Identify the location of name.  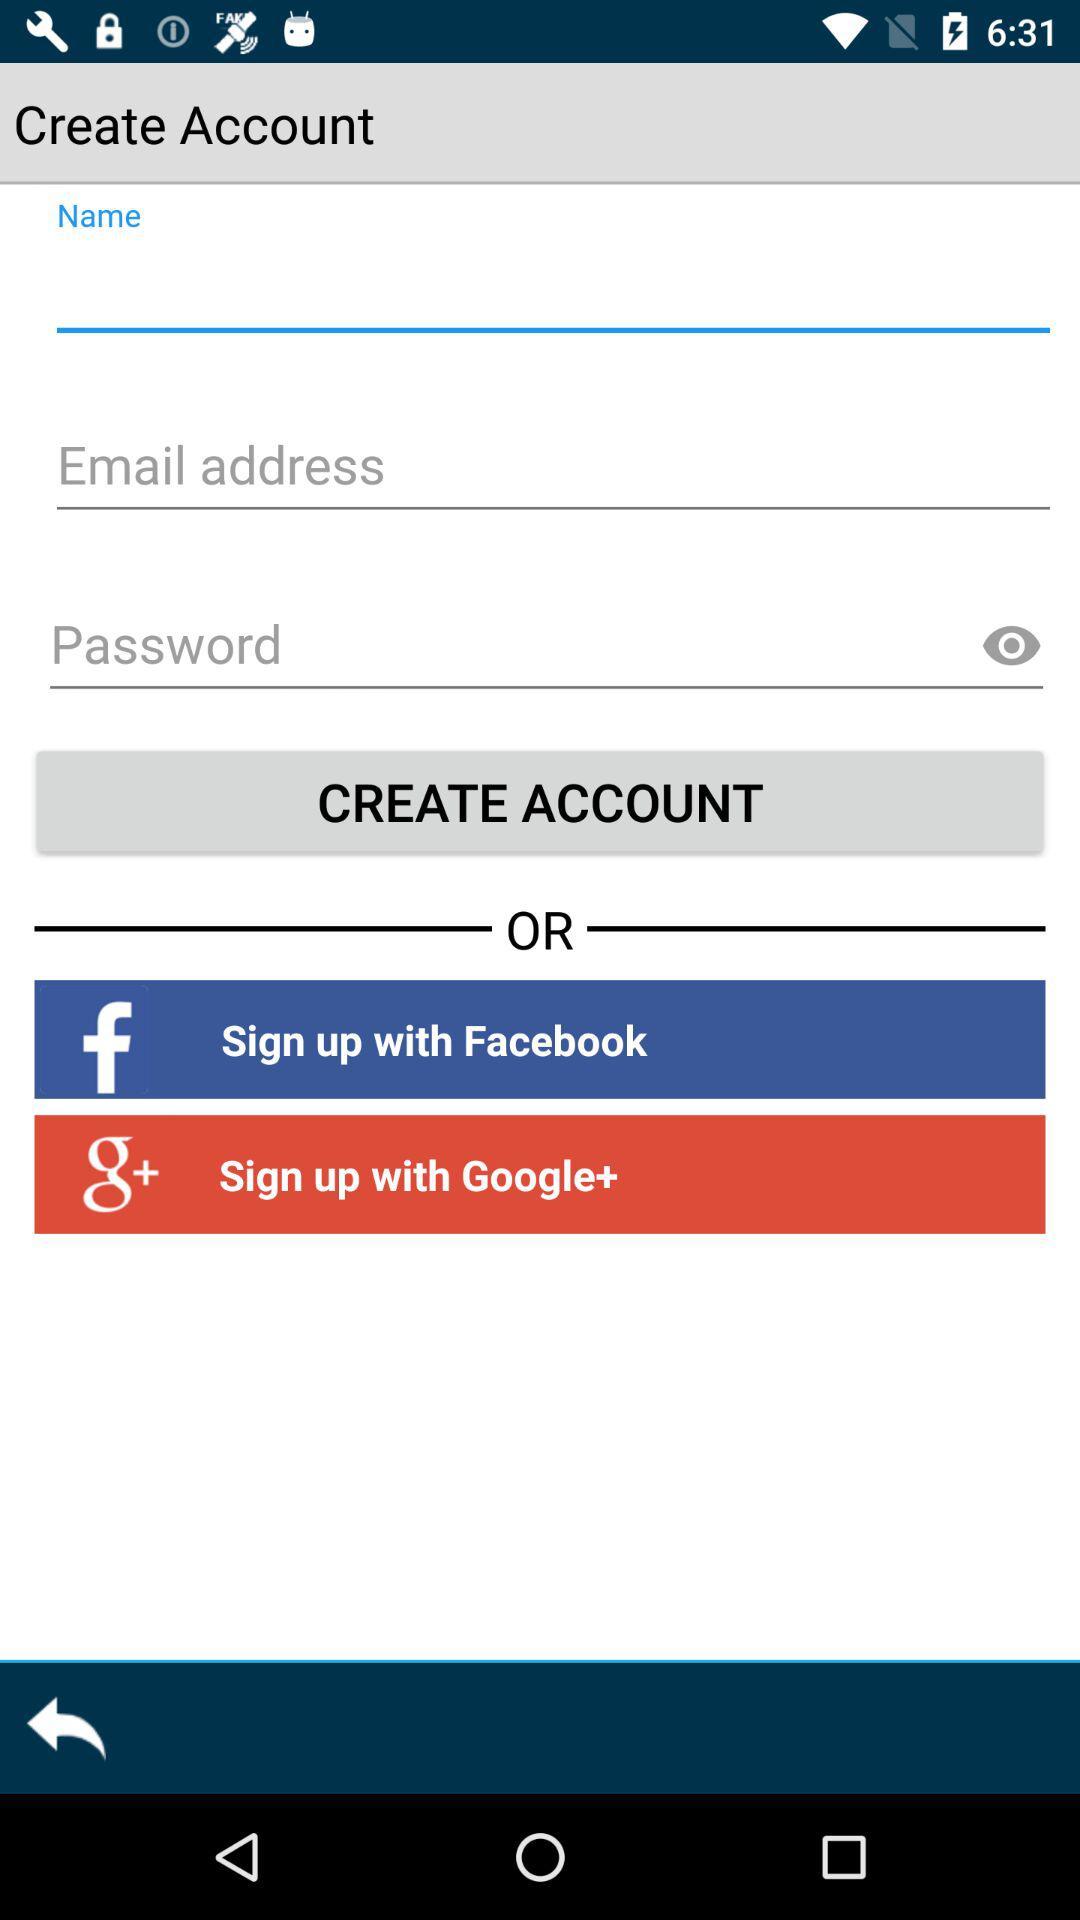
(550, 287).